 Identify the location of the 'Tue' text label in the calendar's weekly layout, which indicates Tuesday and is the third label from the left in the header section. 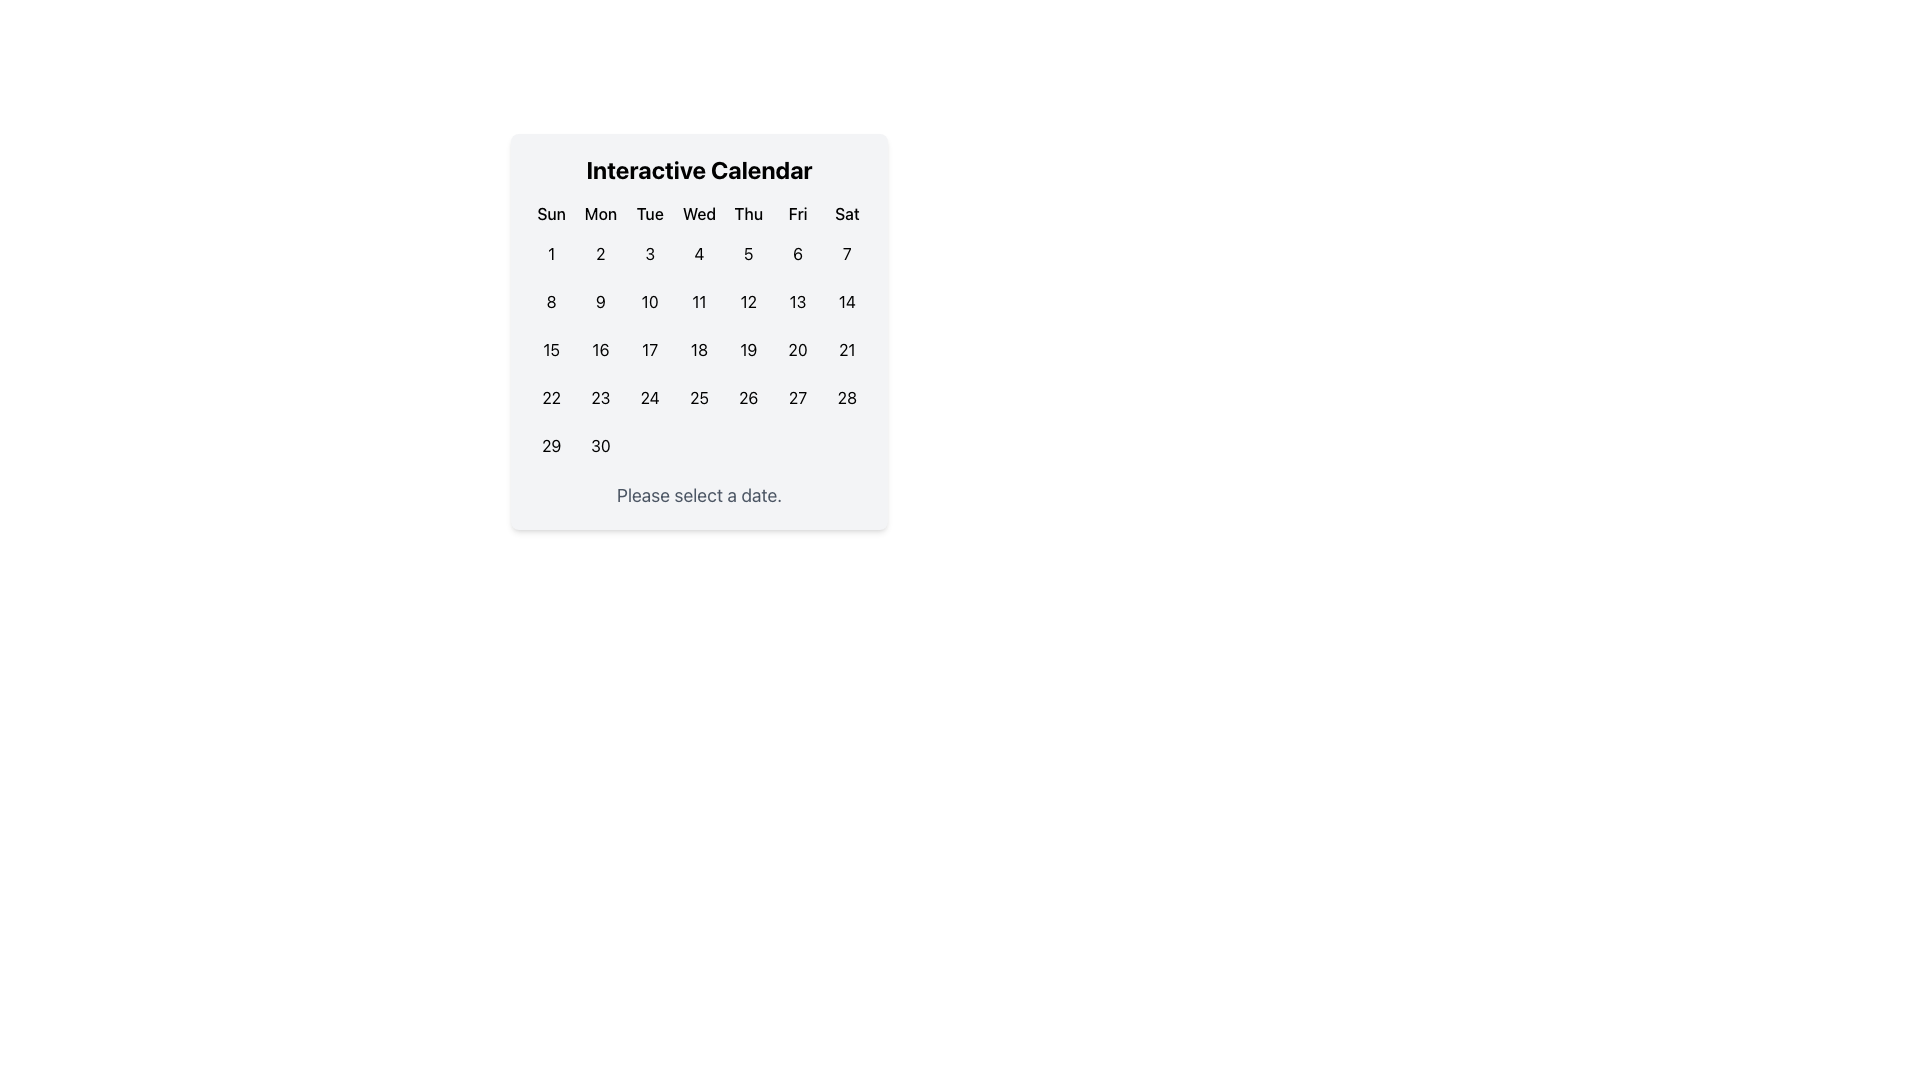
(650, 213).